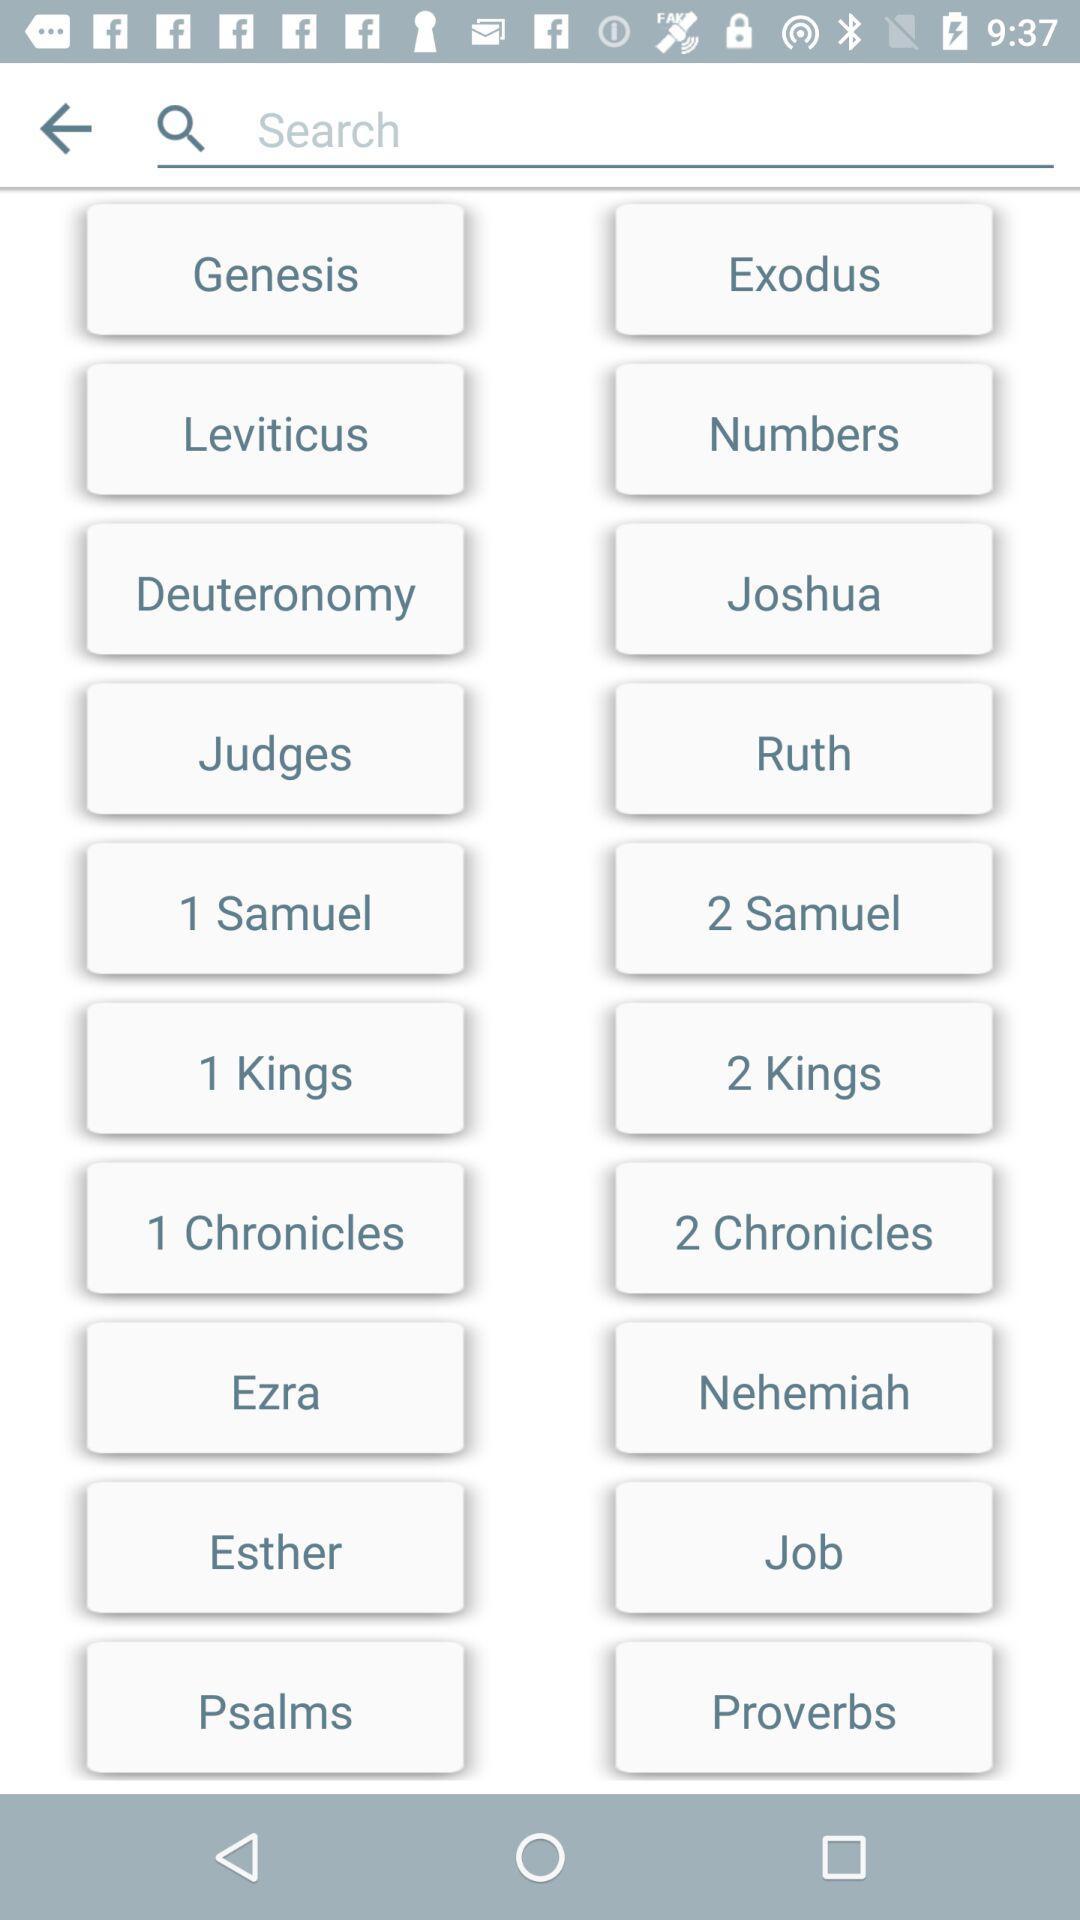 This screenshot has width=1080, height=1920. Describe the element at coordinates (64, 127) in the screenshot. I see `the arrow_backward icon` at that location.